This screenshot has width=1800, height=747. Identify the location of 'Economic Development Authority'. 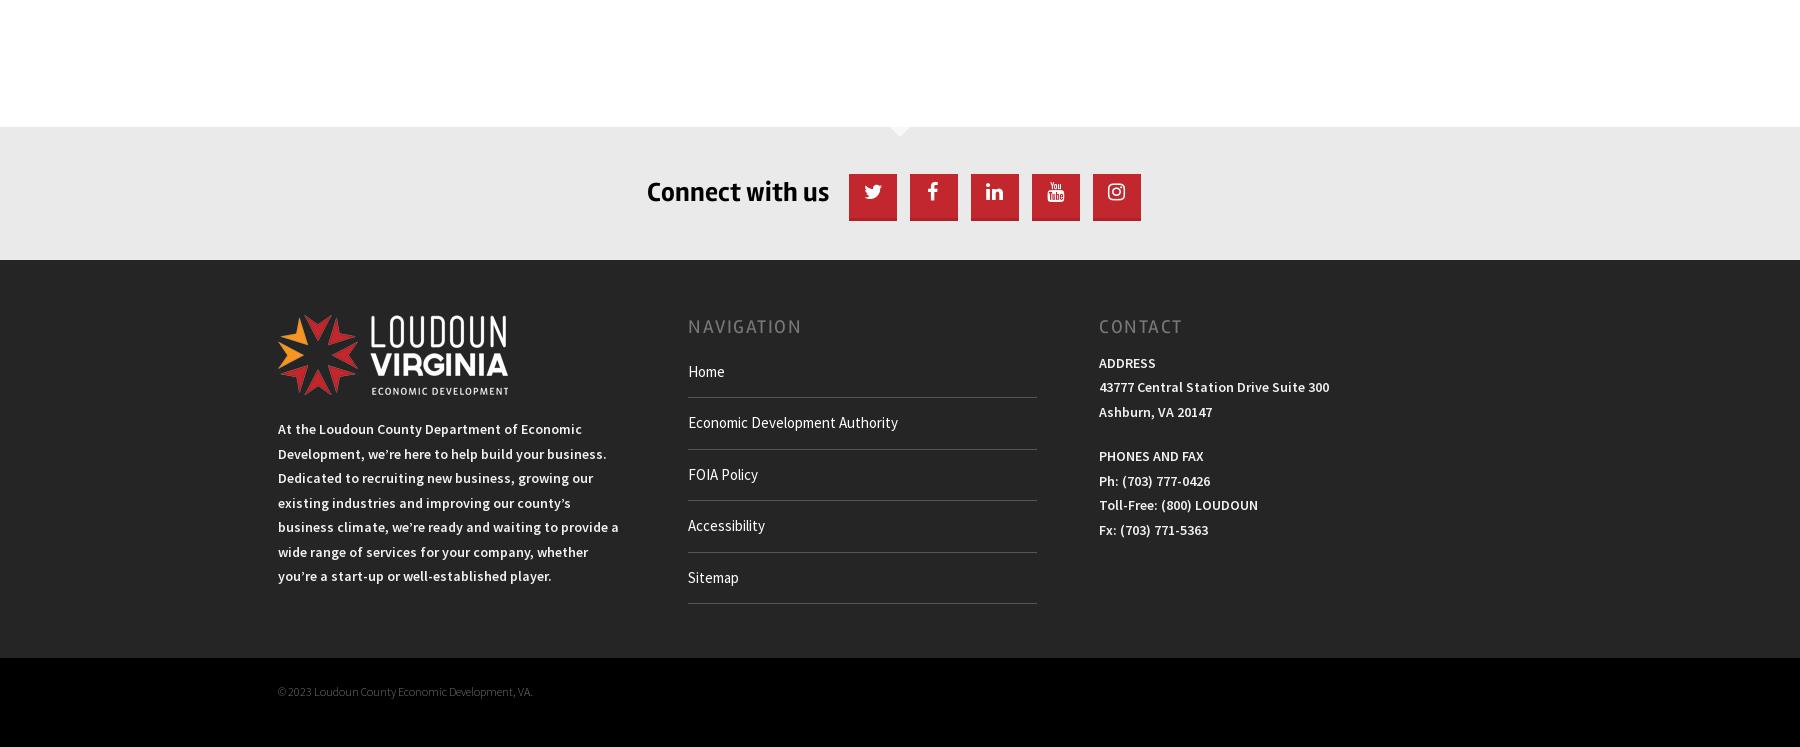
(793, 420).